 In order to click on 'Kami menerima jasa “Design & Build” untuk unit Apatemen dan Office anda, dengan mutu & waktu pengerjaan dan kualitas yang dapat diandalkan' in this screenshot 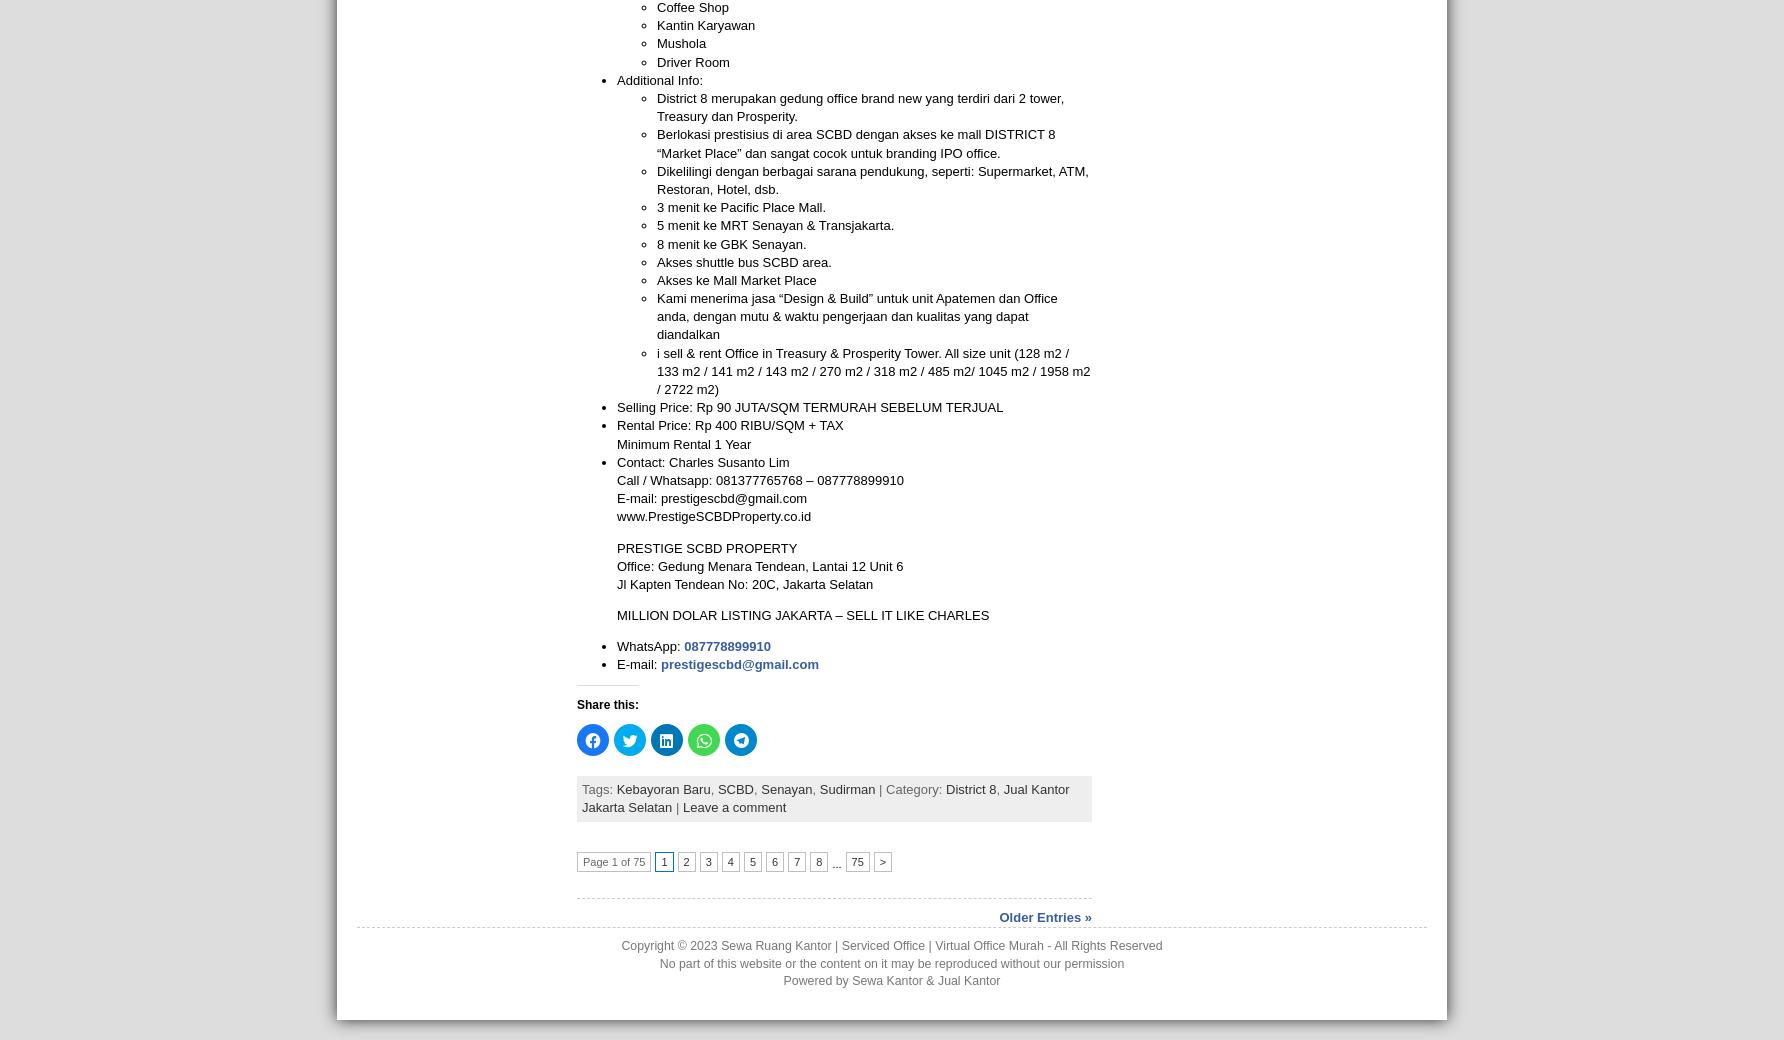, I will do `click(856, 315)`.